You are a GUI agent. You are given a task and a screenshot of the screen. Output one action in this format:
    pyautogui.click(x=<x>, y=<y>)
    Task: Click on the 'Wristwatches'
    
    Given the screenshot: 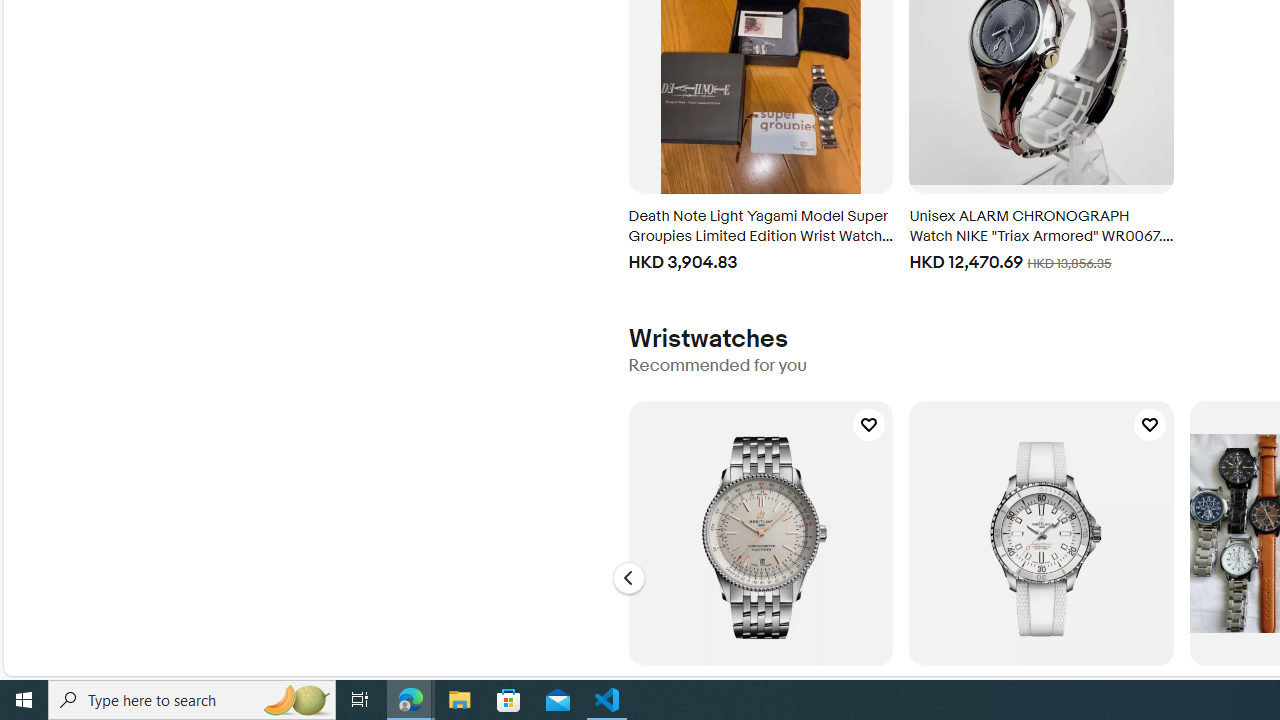 What is the action you would take?
    pyautogui.click(x=708, y=338)
    